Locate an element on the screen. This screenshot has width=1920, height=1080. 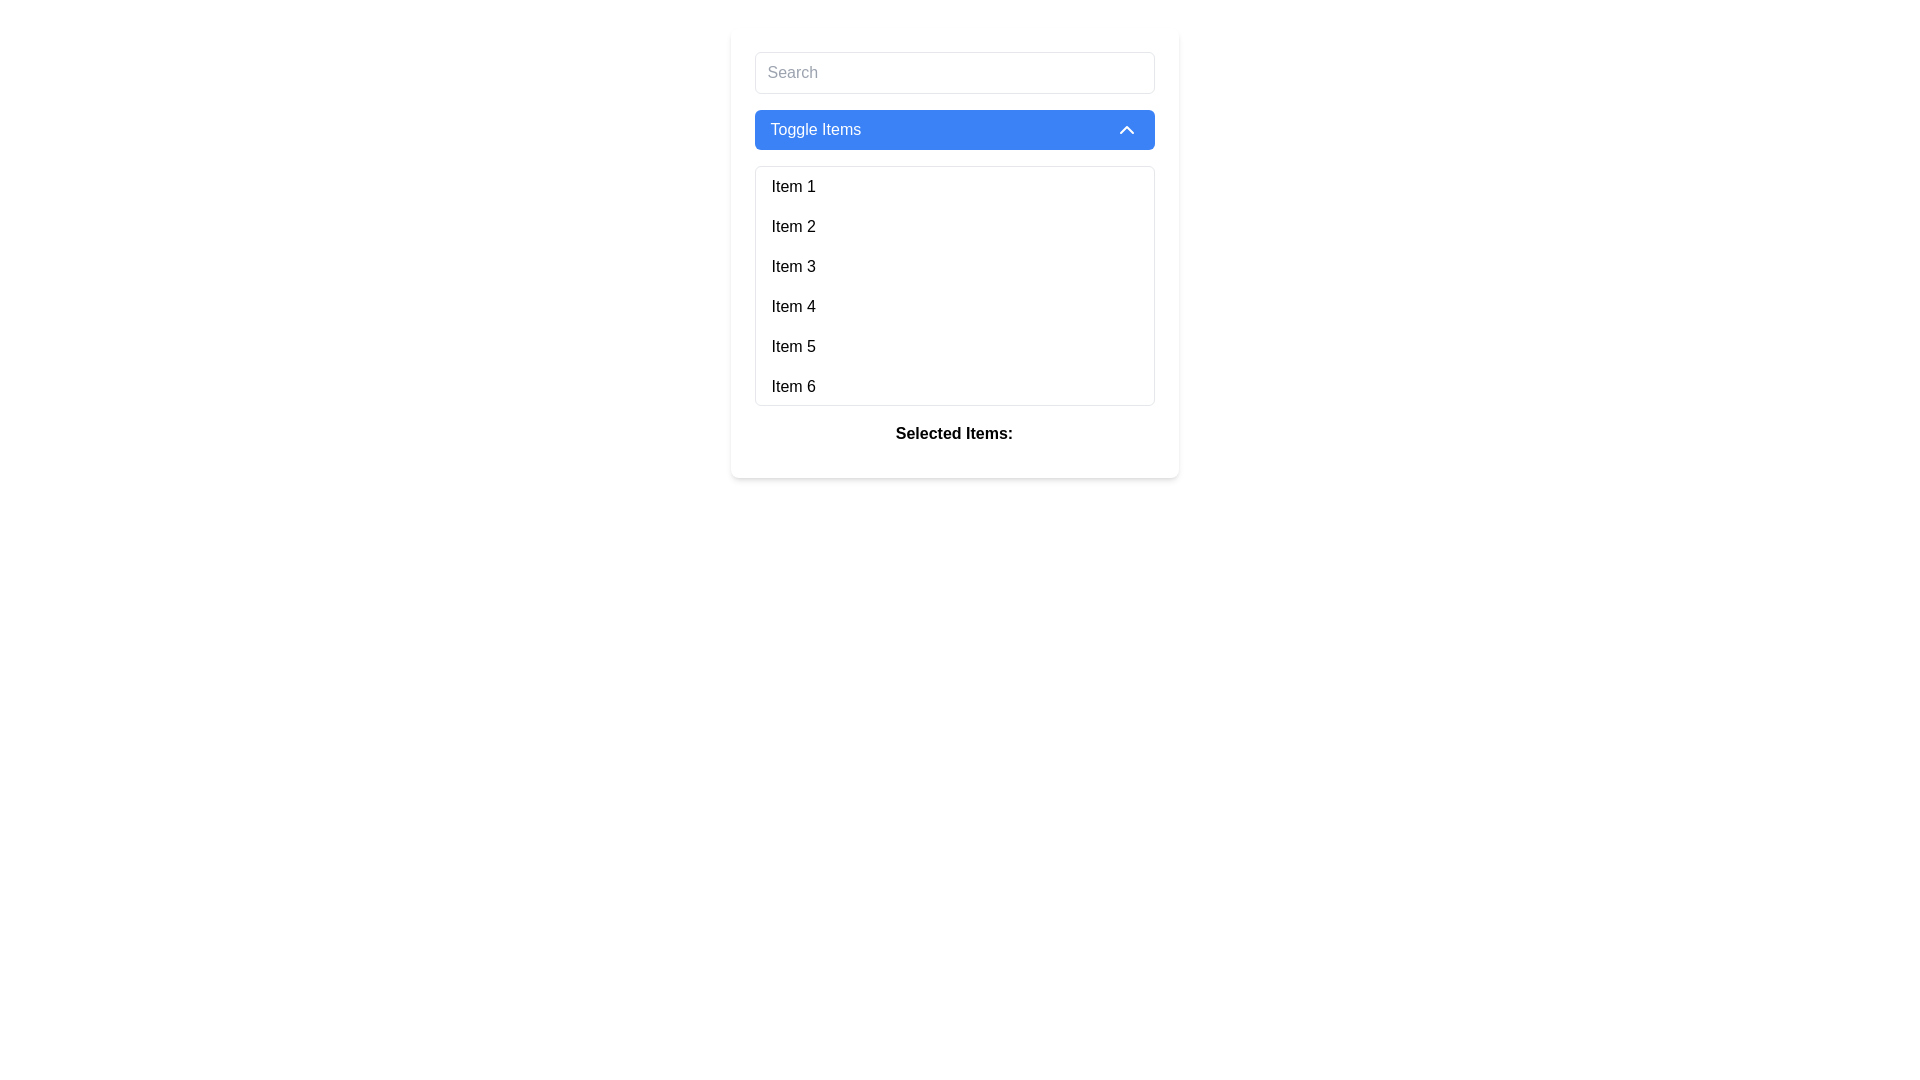
the state indicator icon located at the right side of the 'Toggle Items' button, which reflects the current UI state indicating that the interface is expanded is located at coordinates (1126, 130).